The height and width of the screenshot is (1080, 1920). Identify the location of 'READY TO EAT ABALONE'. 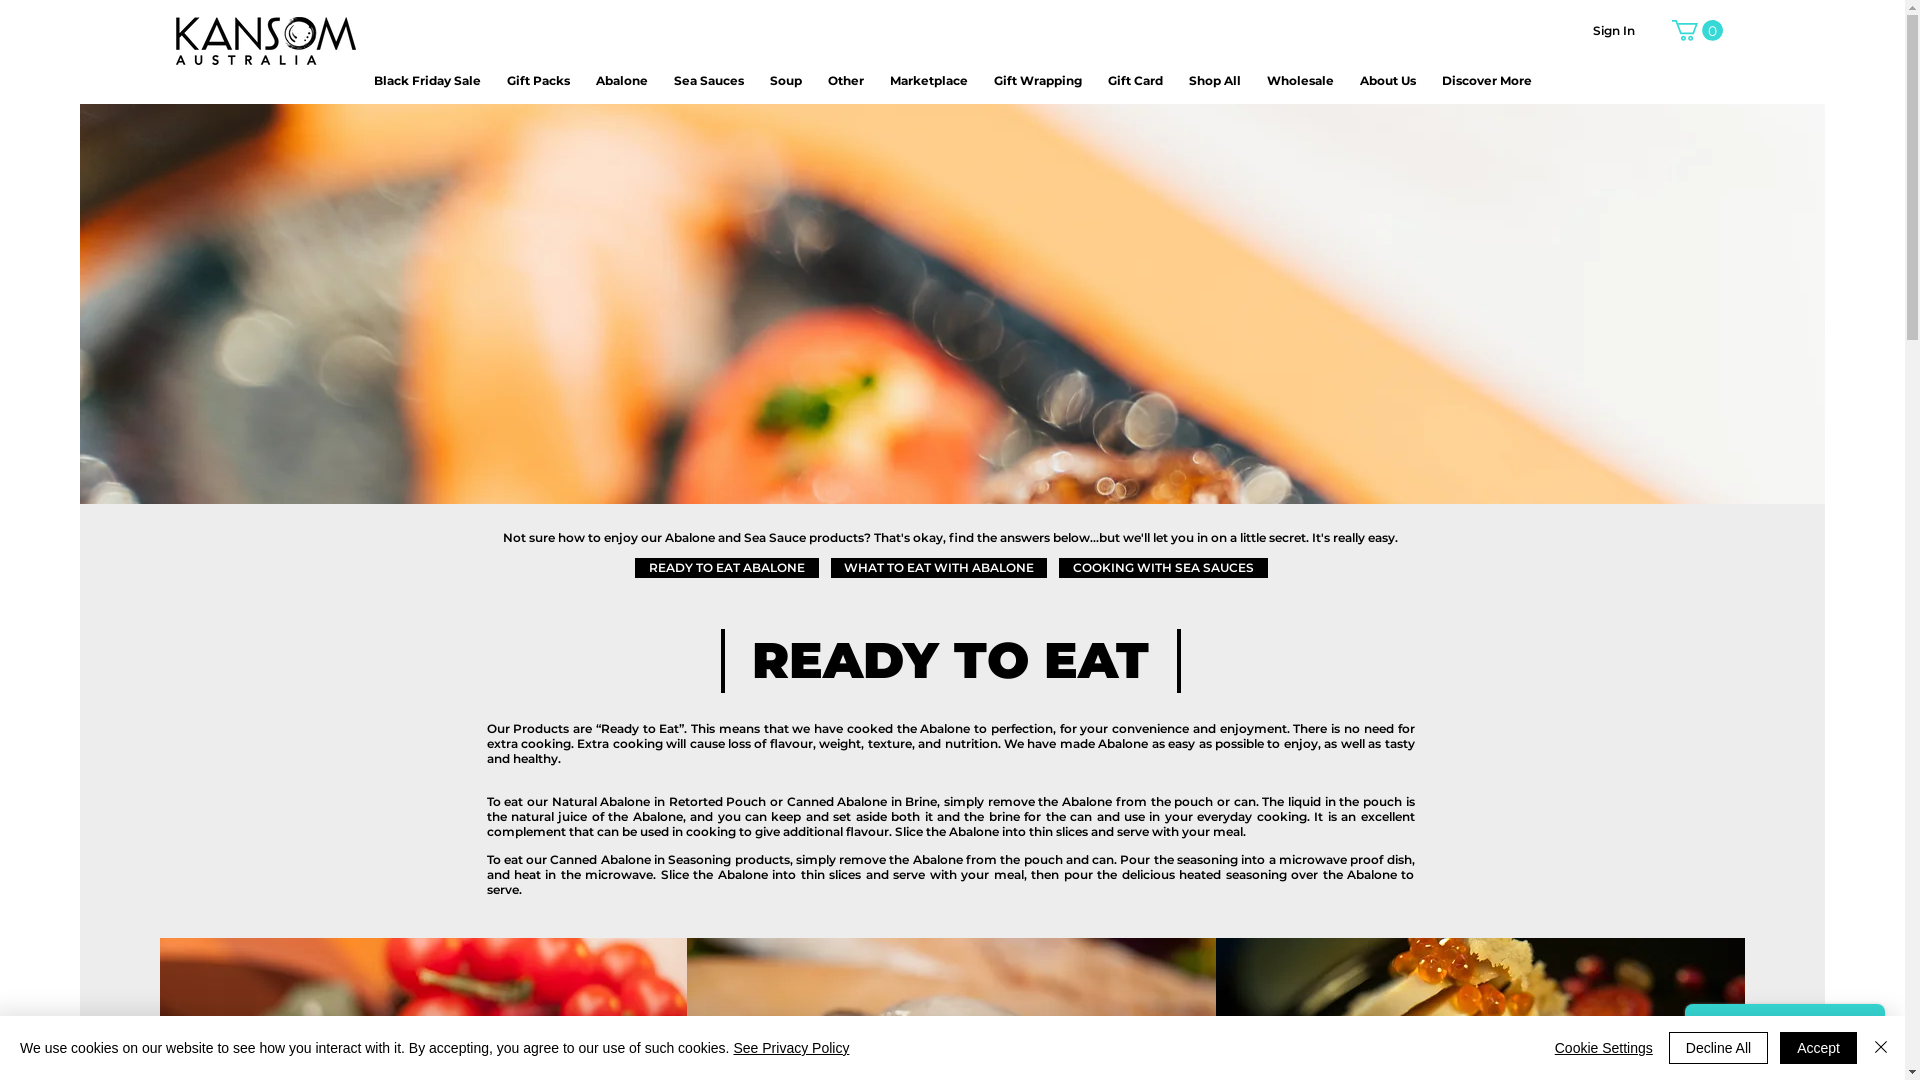
(724, 567).